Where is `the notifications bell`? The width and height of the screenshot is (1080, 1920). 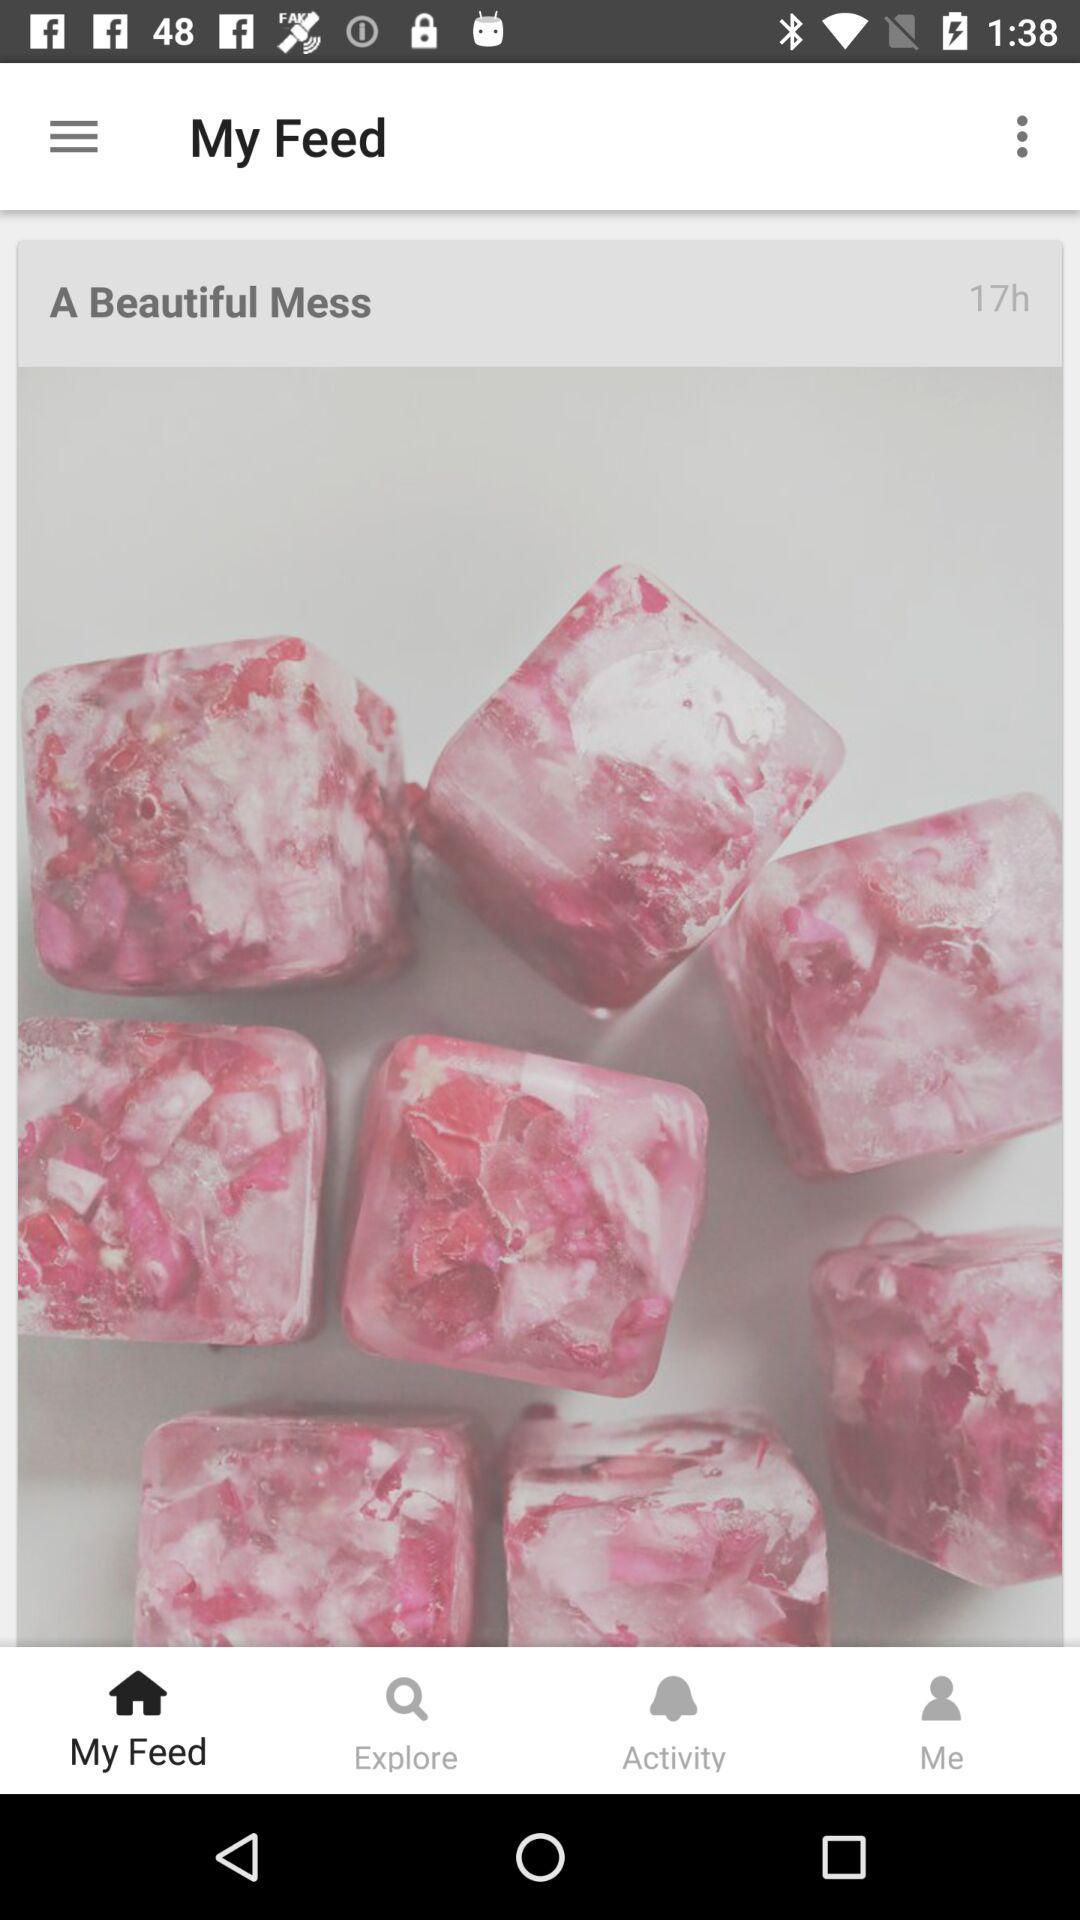 the notifications bell is located at coordinates (673, 1688).